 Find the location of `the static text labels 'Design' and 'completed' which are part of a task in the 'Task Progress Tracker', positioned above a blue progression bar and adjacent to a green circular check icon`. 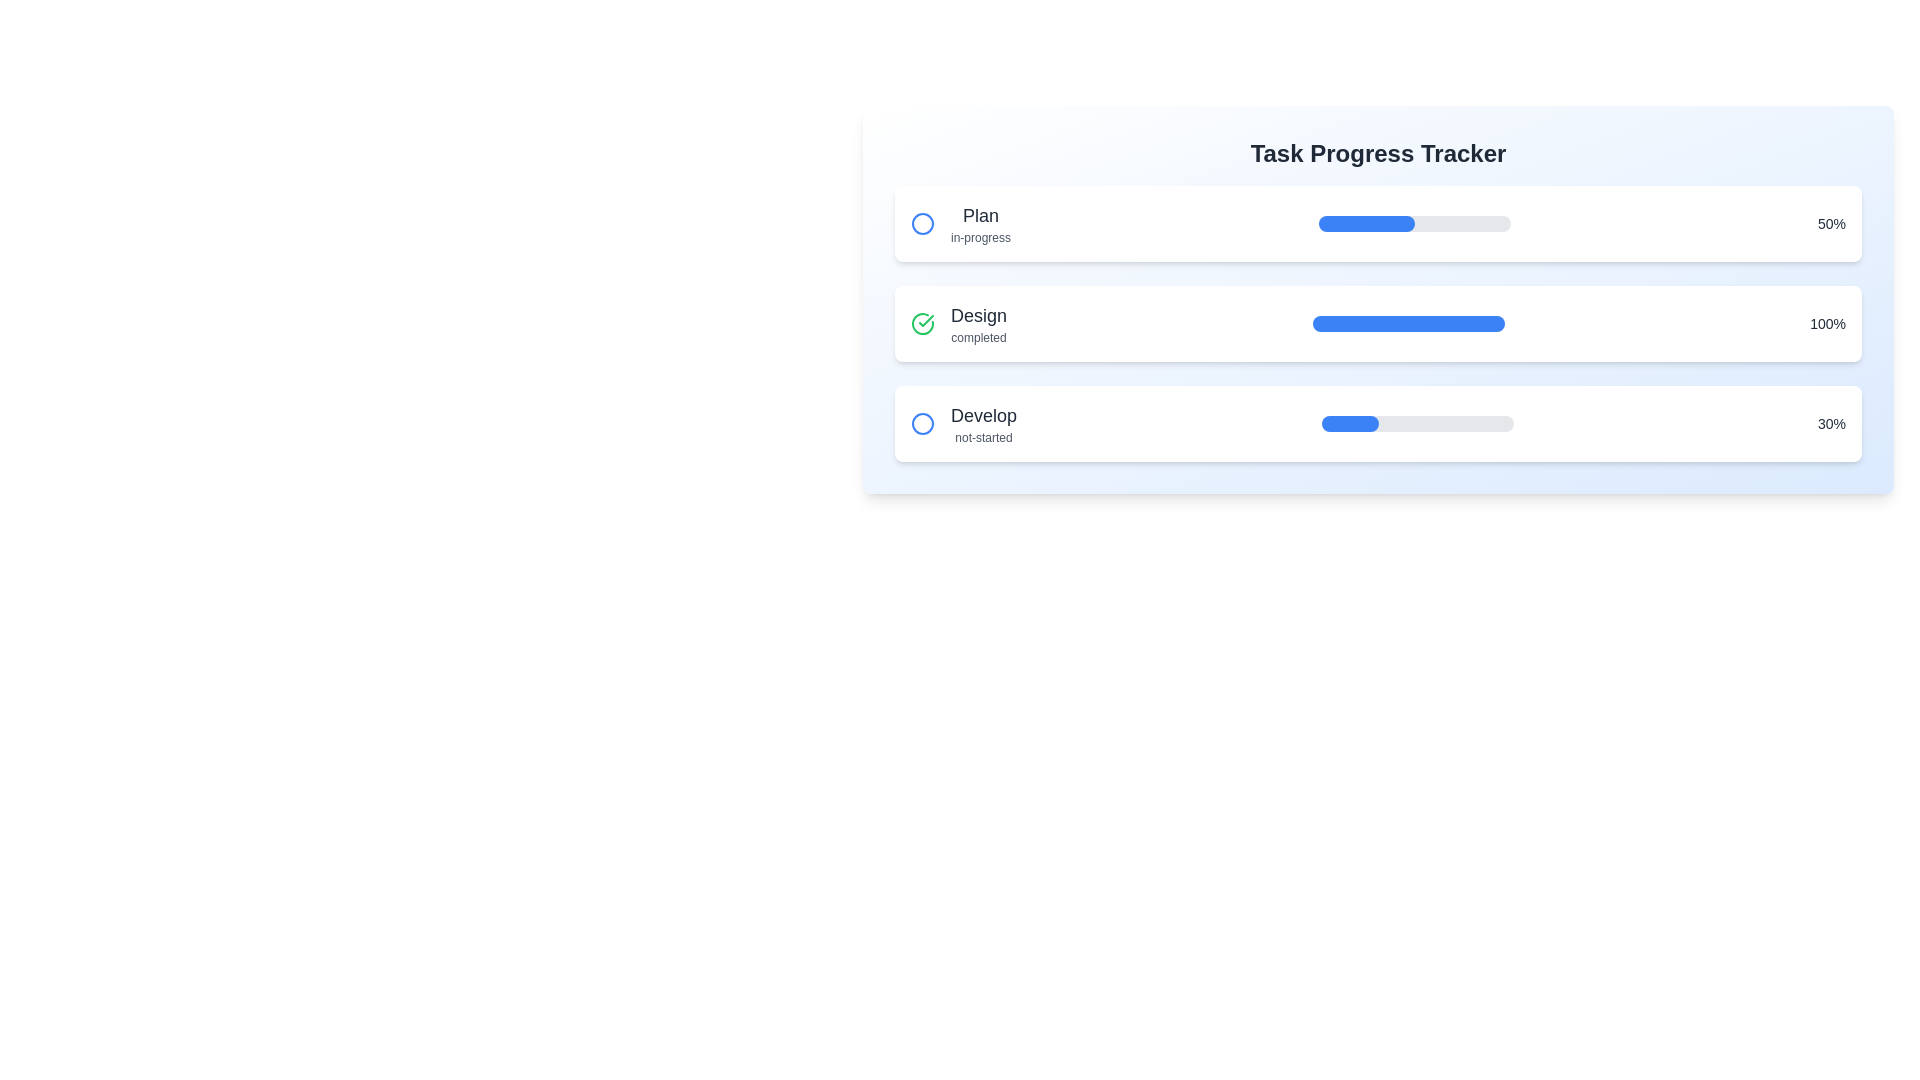

the static text labels 'Design' and 'completed' which are part of a task in the 'Task Progress Tracker', positioned above a blue progression bar and adjacent to a green circular check icon is located at coordinates (979, 323).